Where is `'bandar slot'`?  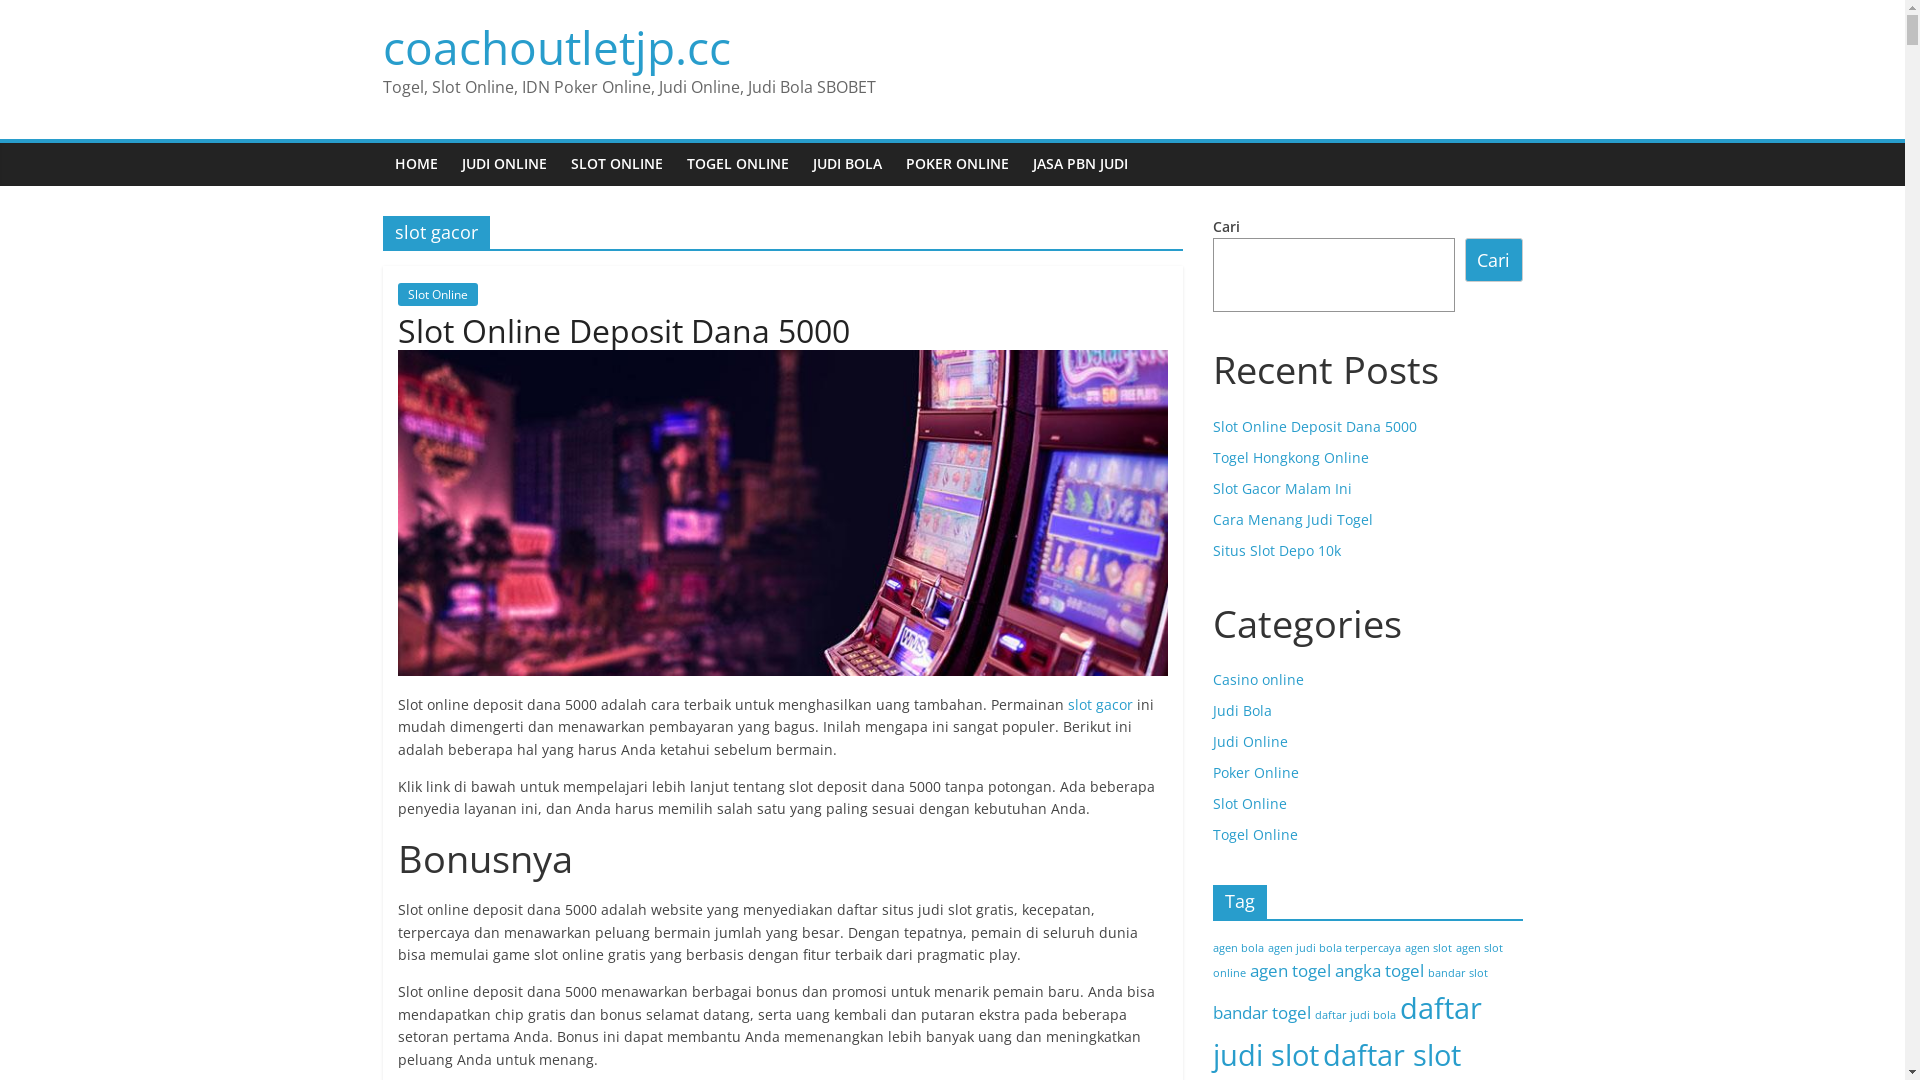
'bandar slot' is located at coordinates (1458, 971).